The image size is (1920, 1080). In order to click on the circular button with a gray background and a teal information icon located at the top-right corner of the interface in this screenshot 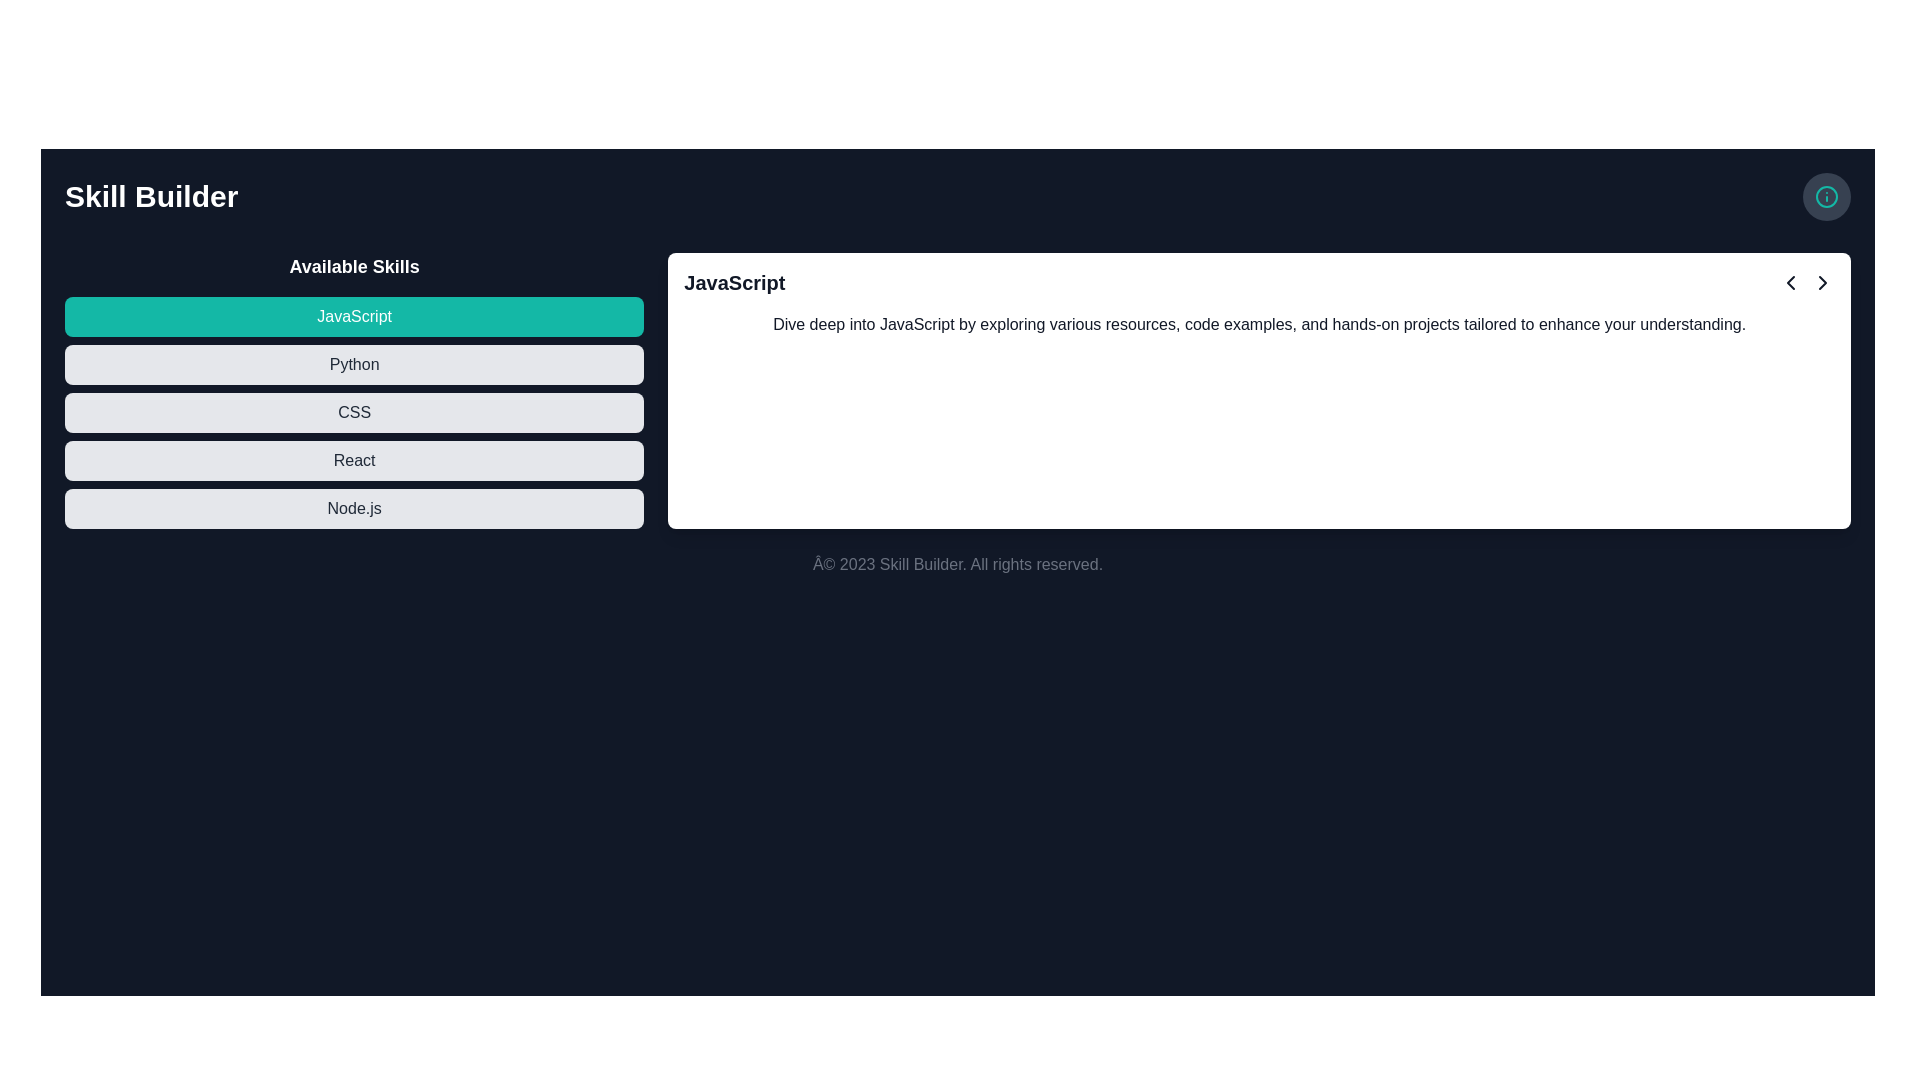, I will do `click(1827, 196)`.